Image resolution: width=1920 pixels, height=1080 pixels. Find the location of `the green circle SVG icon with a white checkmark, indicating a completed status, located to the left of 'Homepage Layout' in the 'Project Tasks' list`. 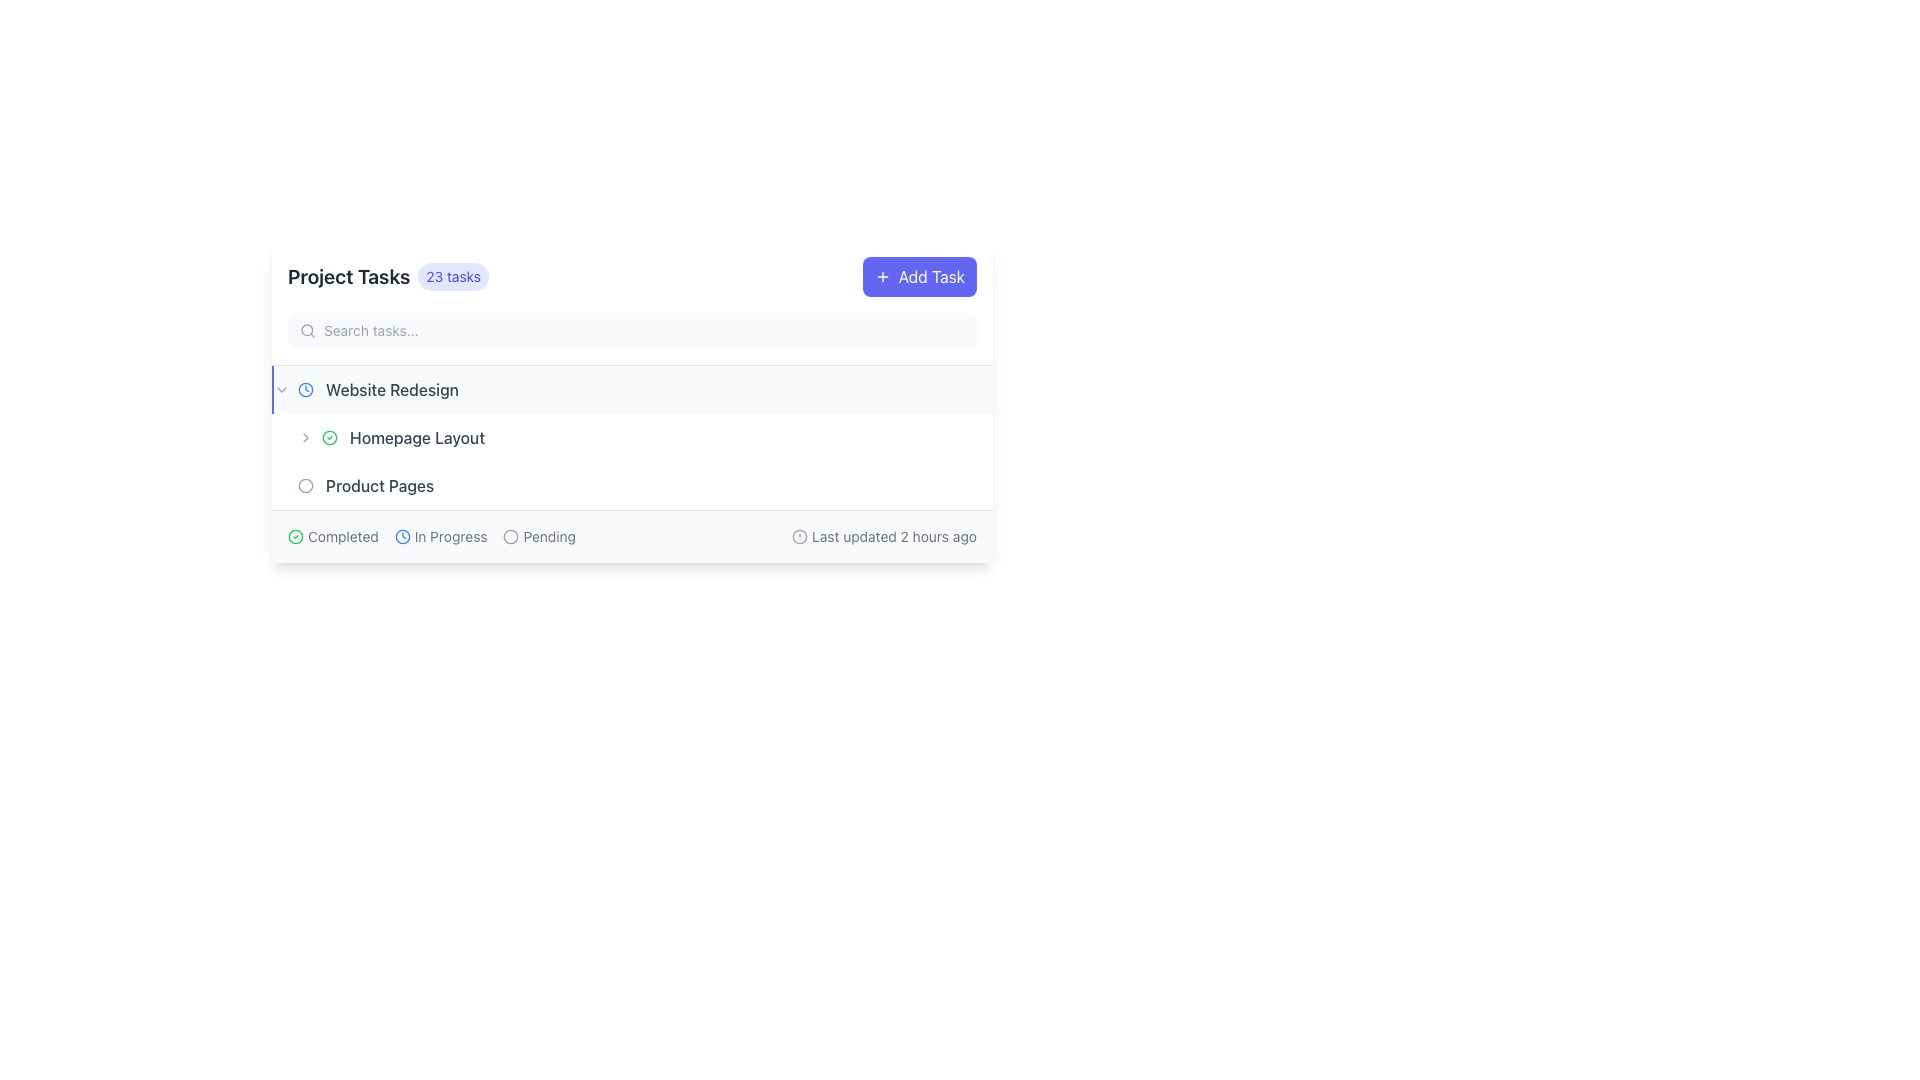

the green circle SVG icon with a white checkmark, indicating a completed status, located to the left of 'Homepage Layout' in the 'Project Tasks' list is located at coordinates (330, 437).